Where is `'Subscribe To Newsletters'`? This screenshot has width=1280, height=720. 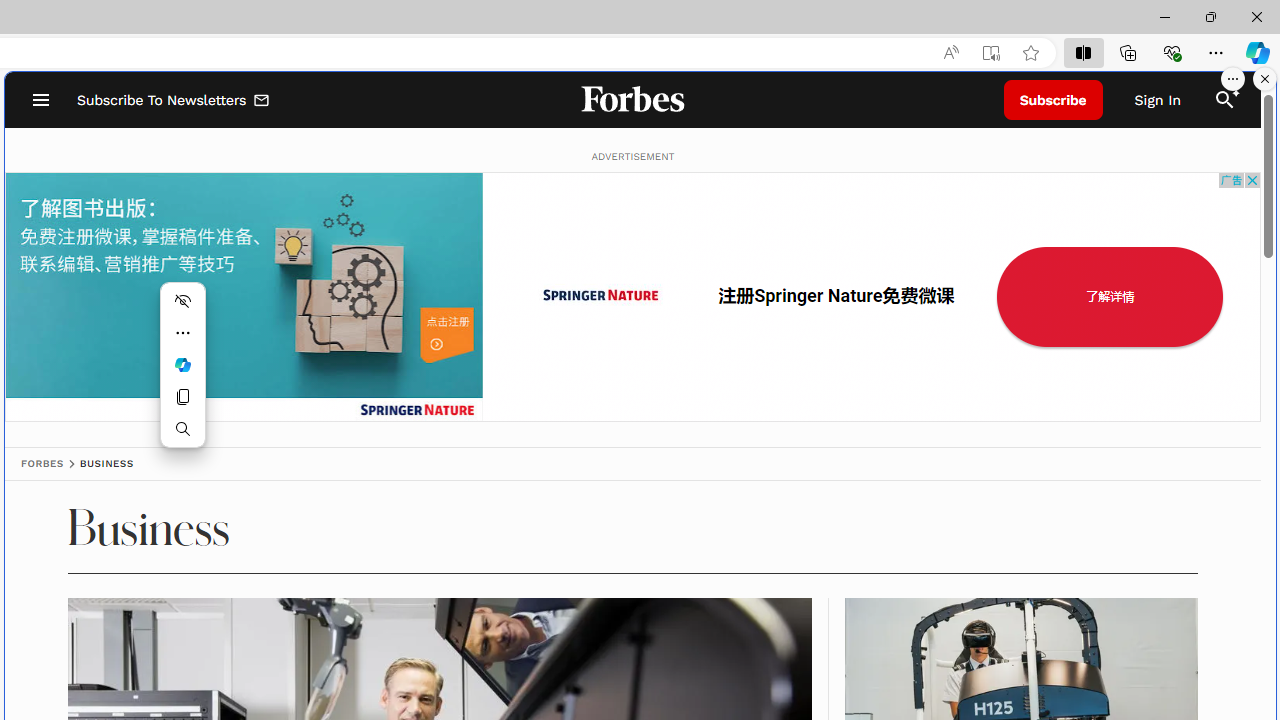 'Subscribe To Newsletters' is located at coordinates (174, 100).